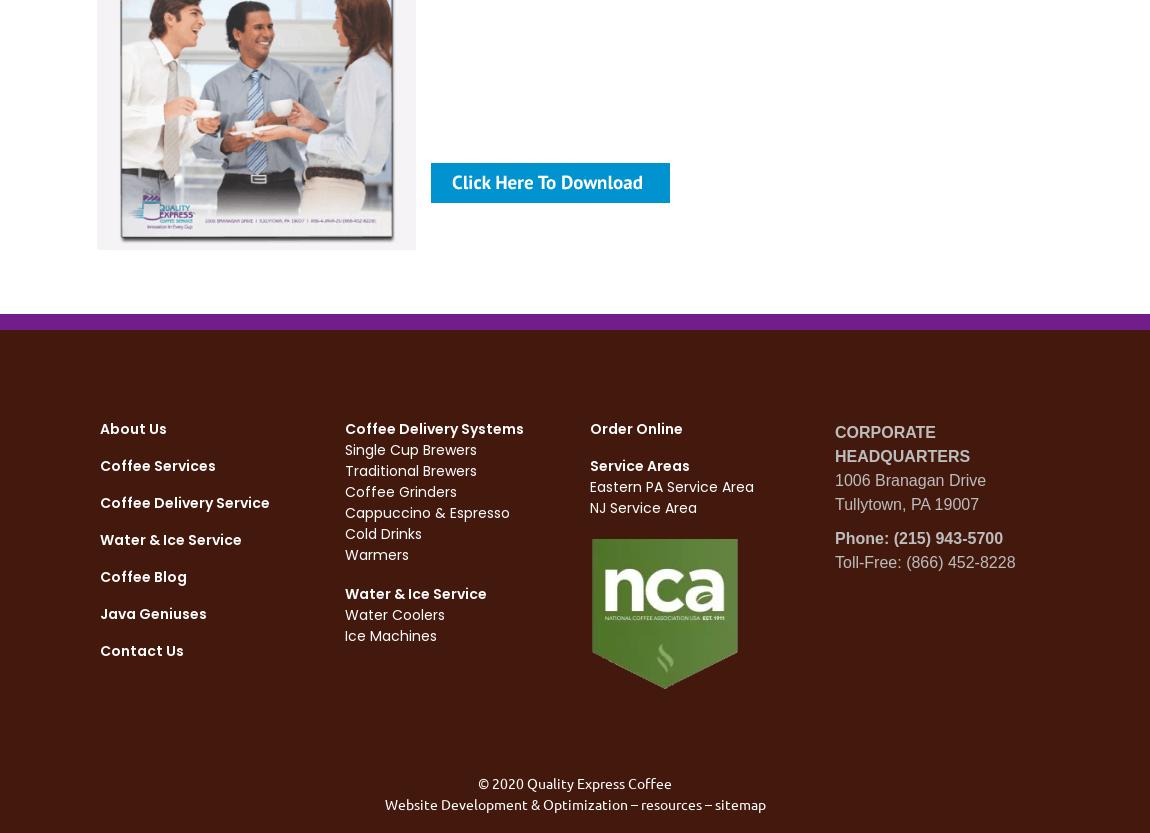 Image resolution: width=1150 pixels, height=833 pixels. I want to click on 'Java Geniuses', so click(152, 613).